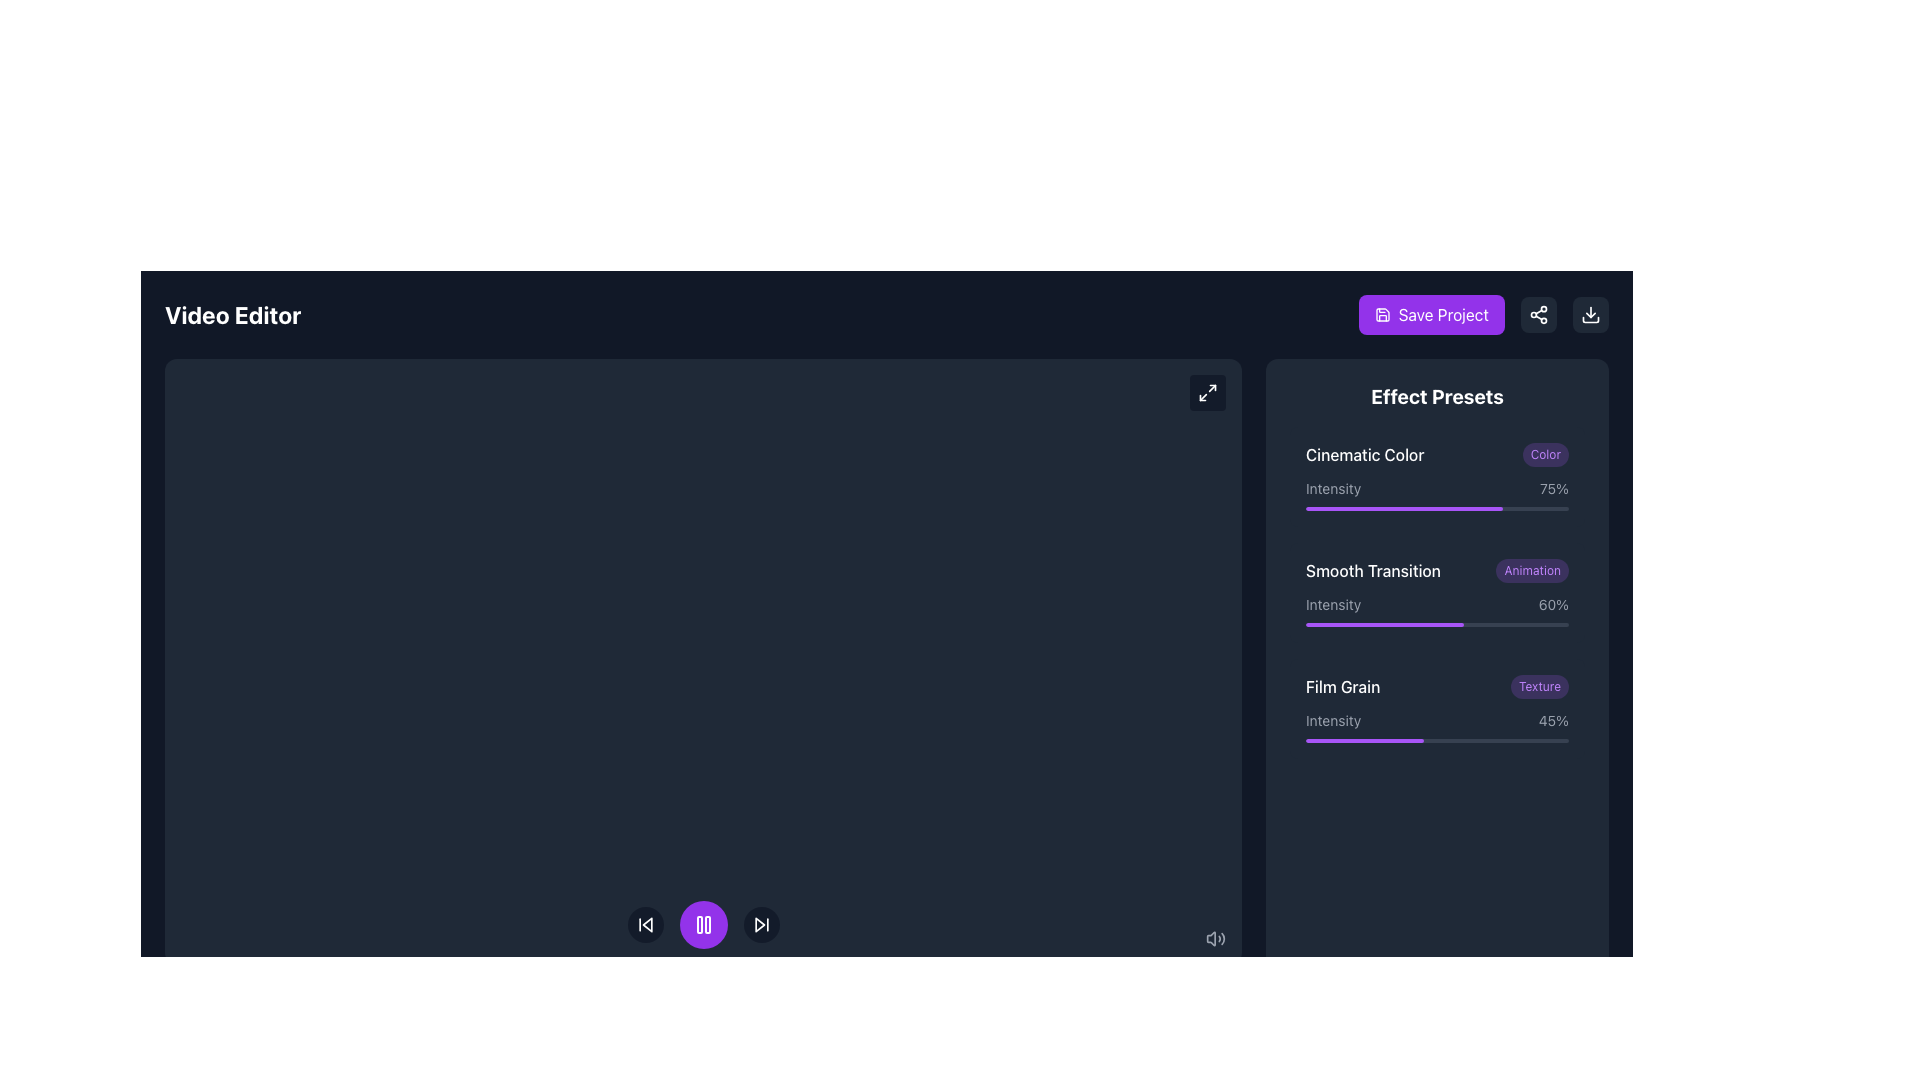 The image size is (1920, 1080). I want to click on 'Media' SVG icon resembling a picture frame located at the bottom center of the interface using development tools, so click(650, 1032).